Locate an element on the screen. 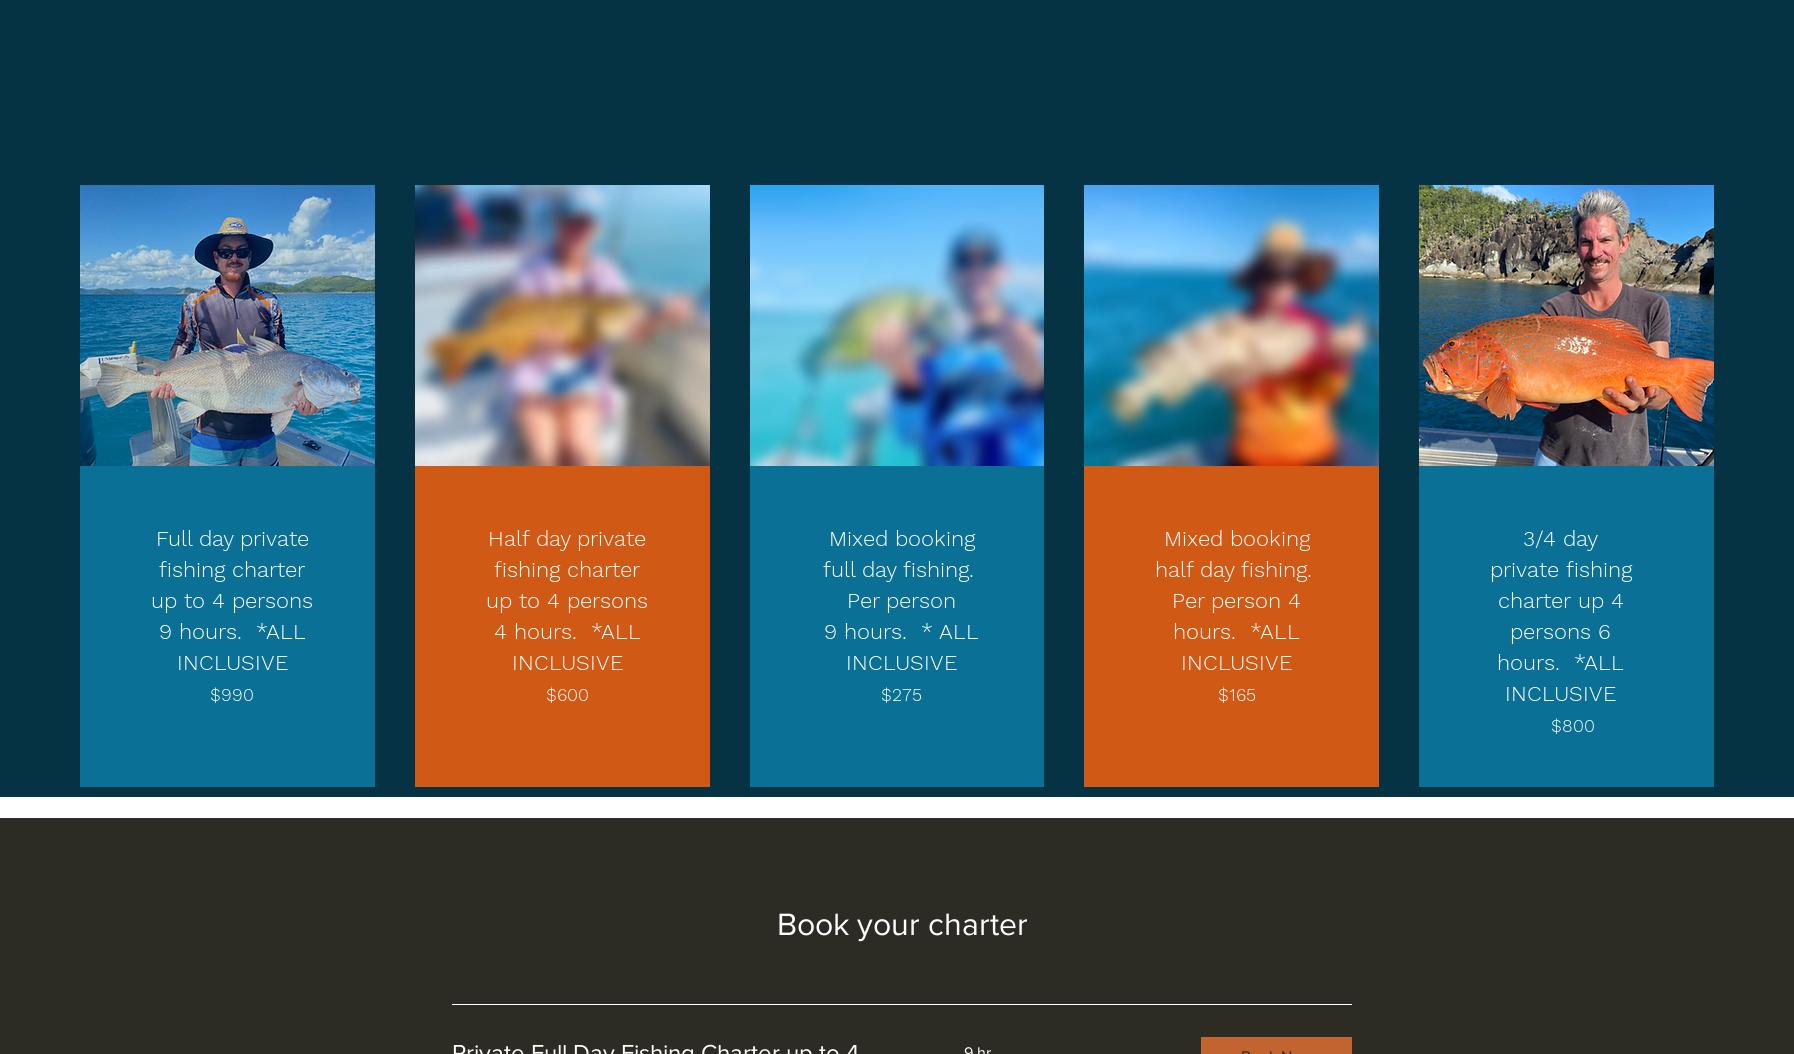 Image resolution: width=1794 pixels, height=1054 pixels. '$275' is located at coordinates (900, 693).